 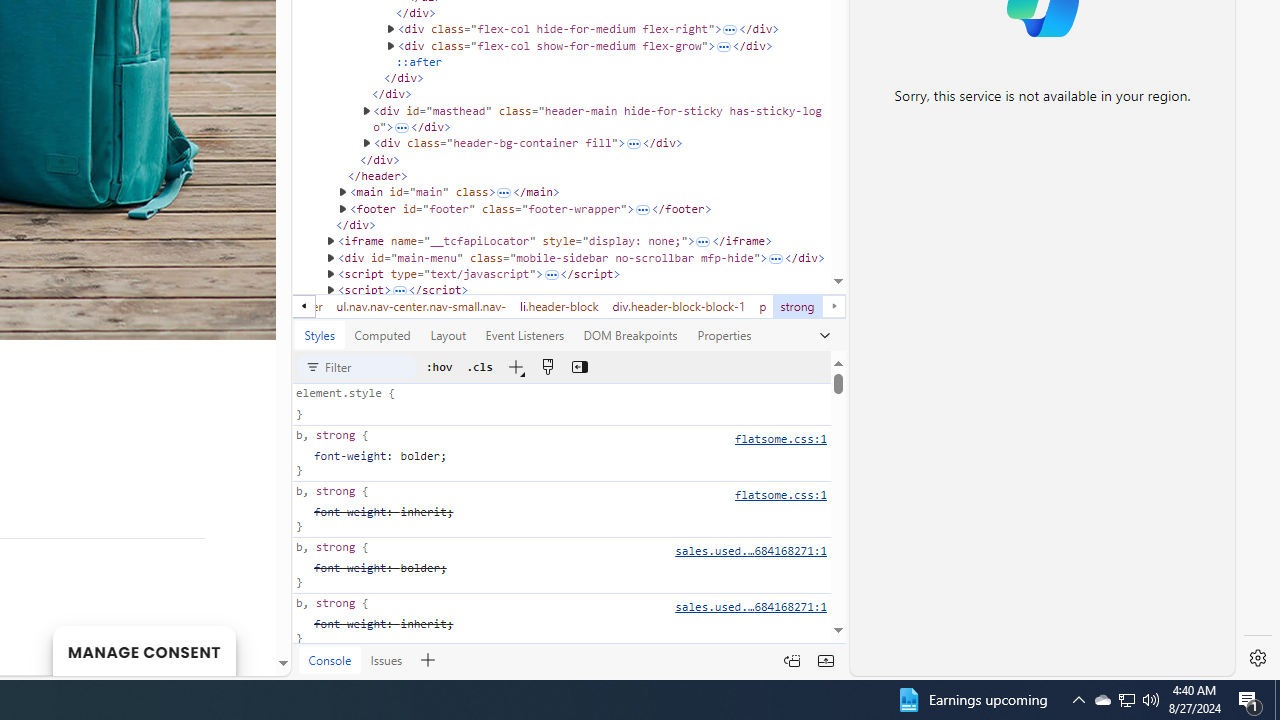 I want to click on 'New Style Rule', so click(x=515, y=366).